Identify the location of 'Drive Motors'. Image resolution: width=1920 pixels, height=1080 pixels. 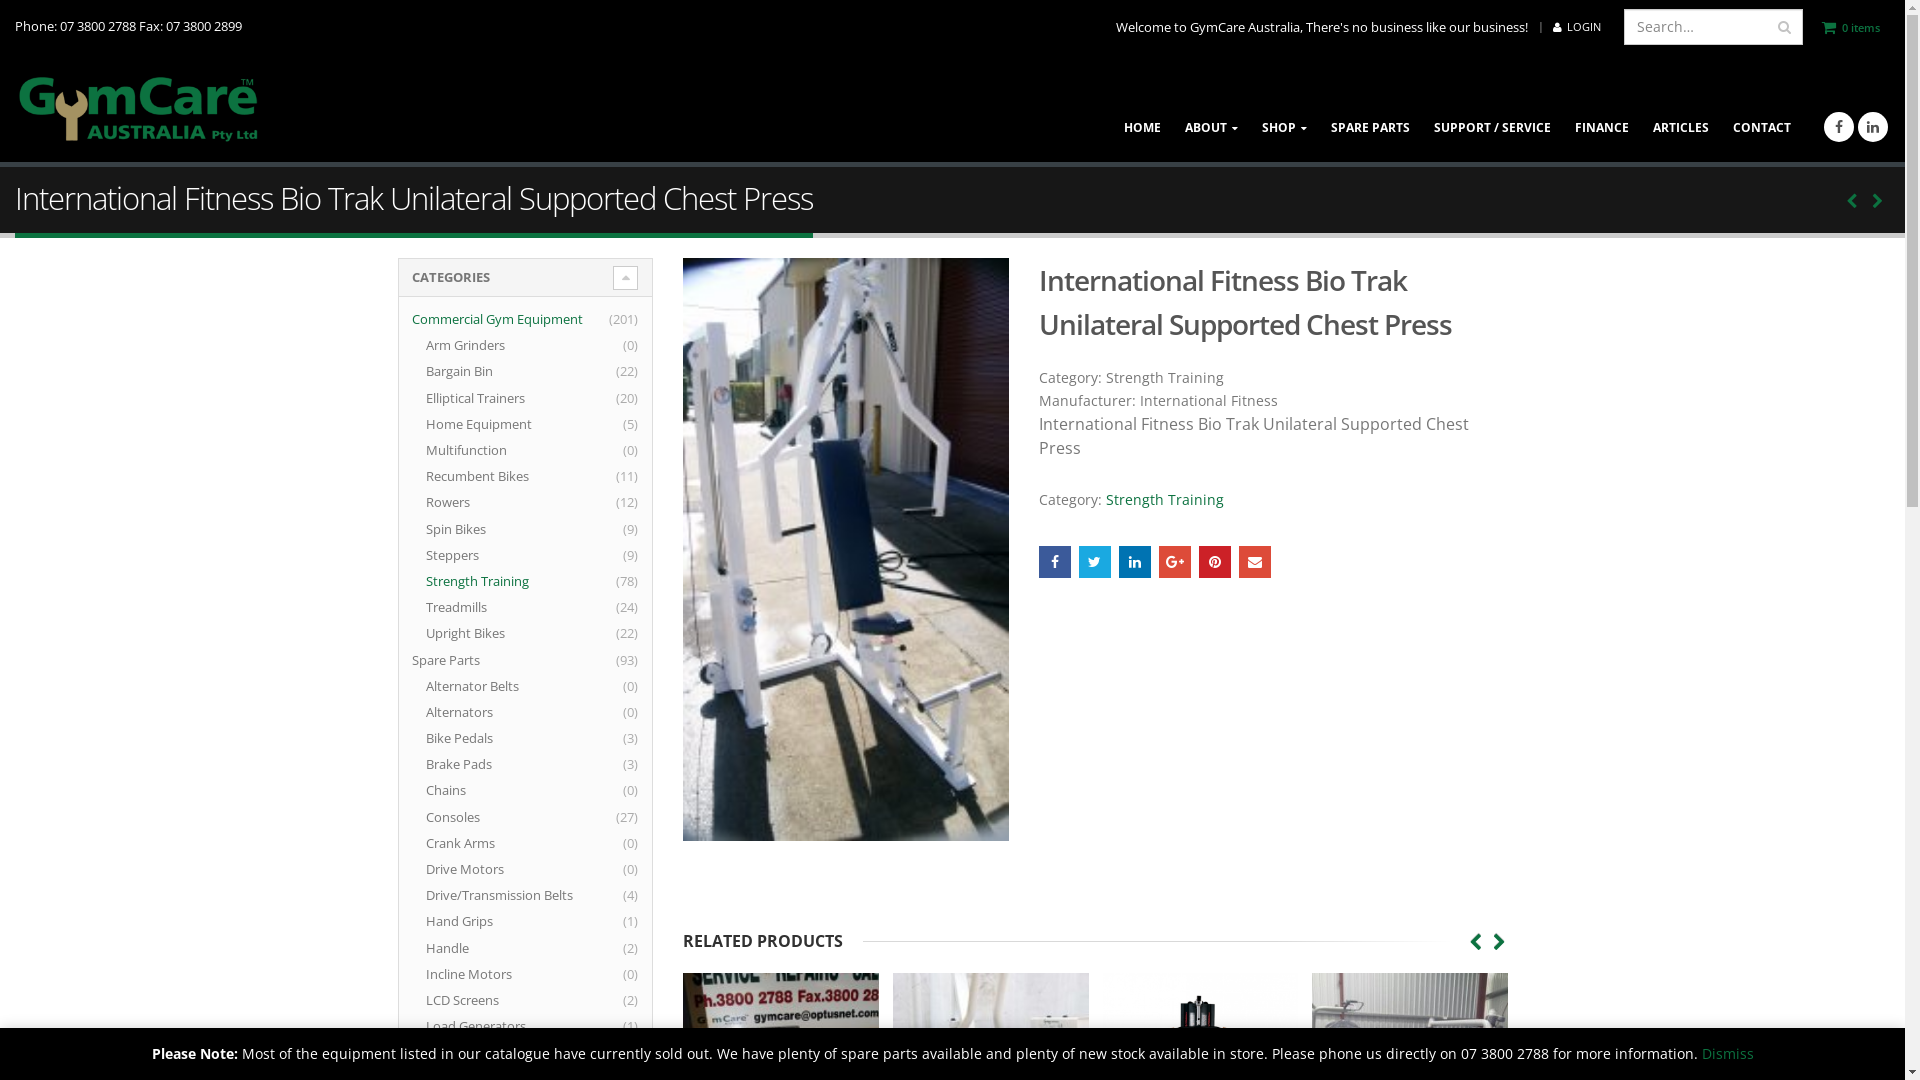
(476, 867).